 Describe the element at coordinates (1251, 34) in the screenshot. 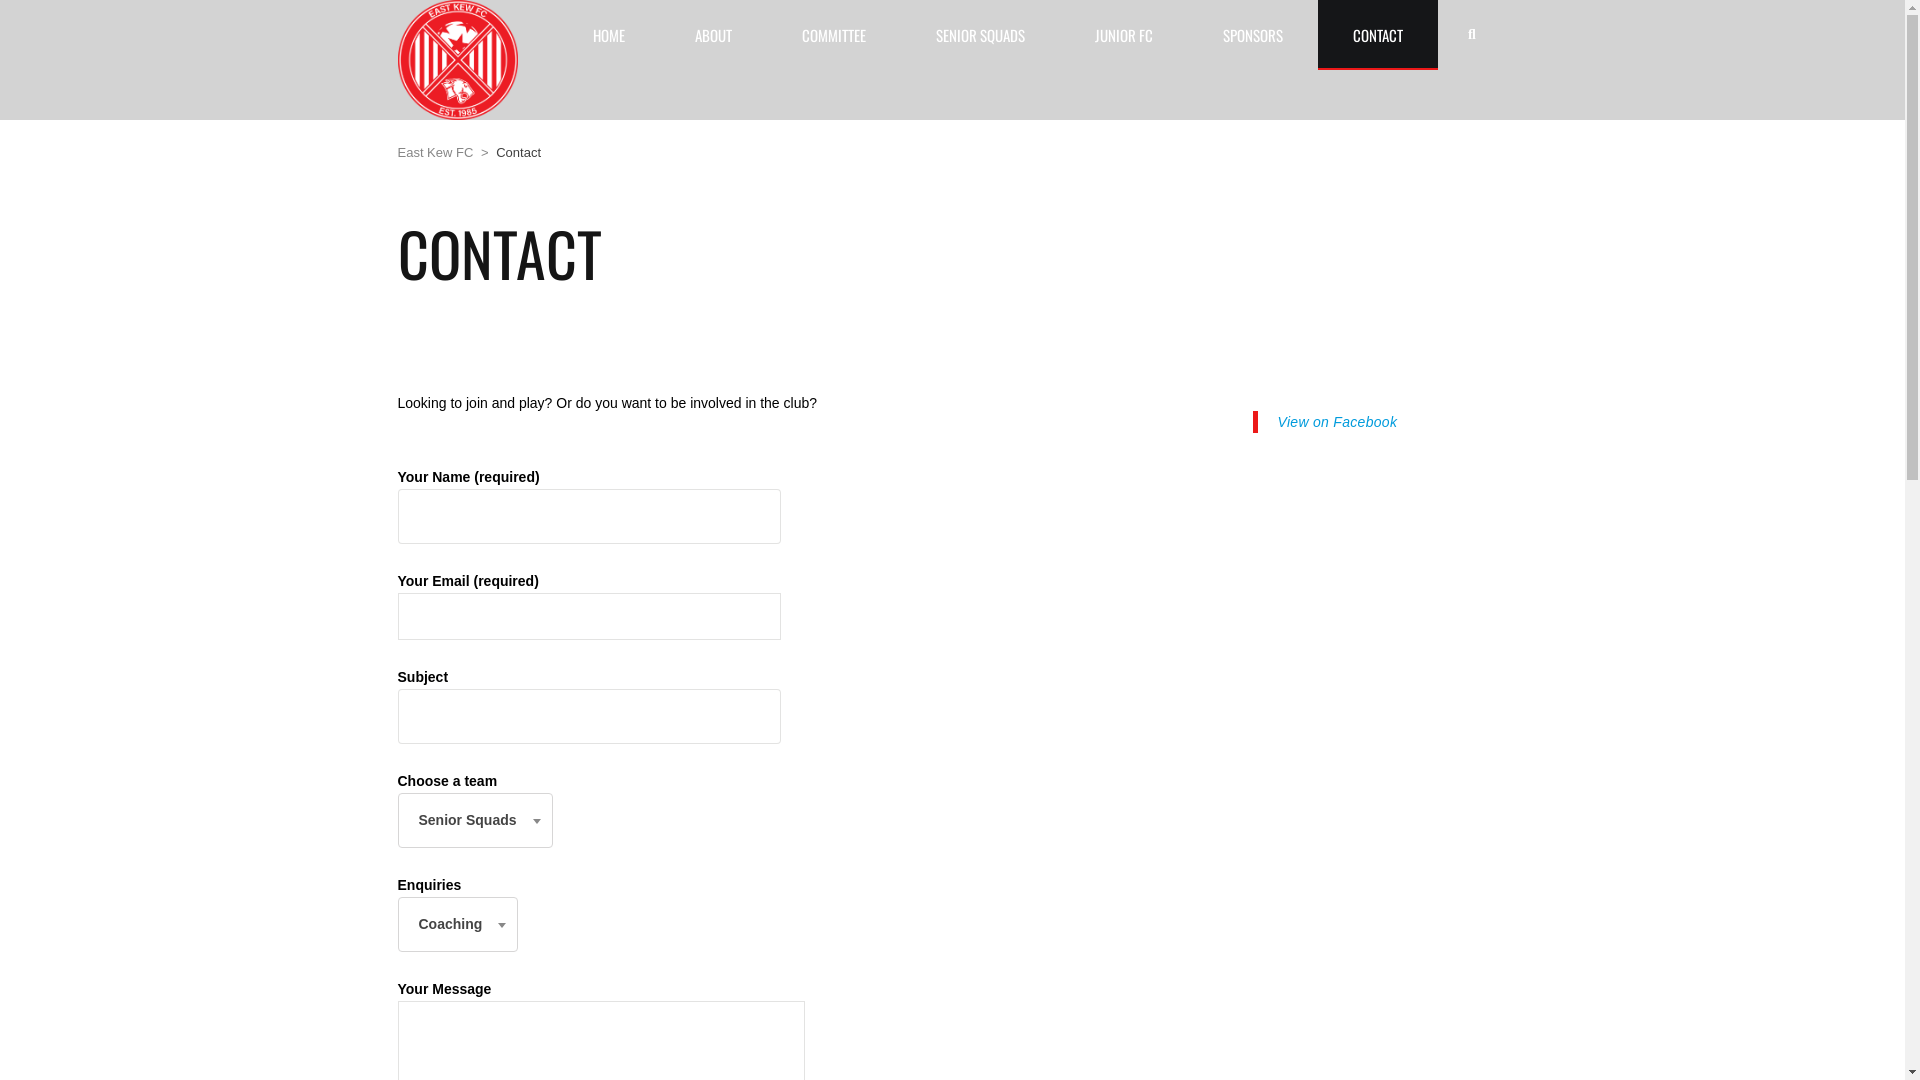

I see `'SPONSORS'` at that location.